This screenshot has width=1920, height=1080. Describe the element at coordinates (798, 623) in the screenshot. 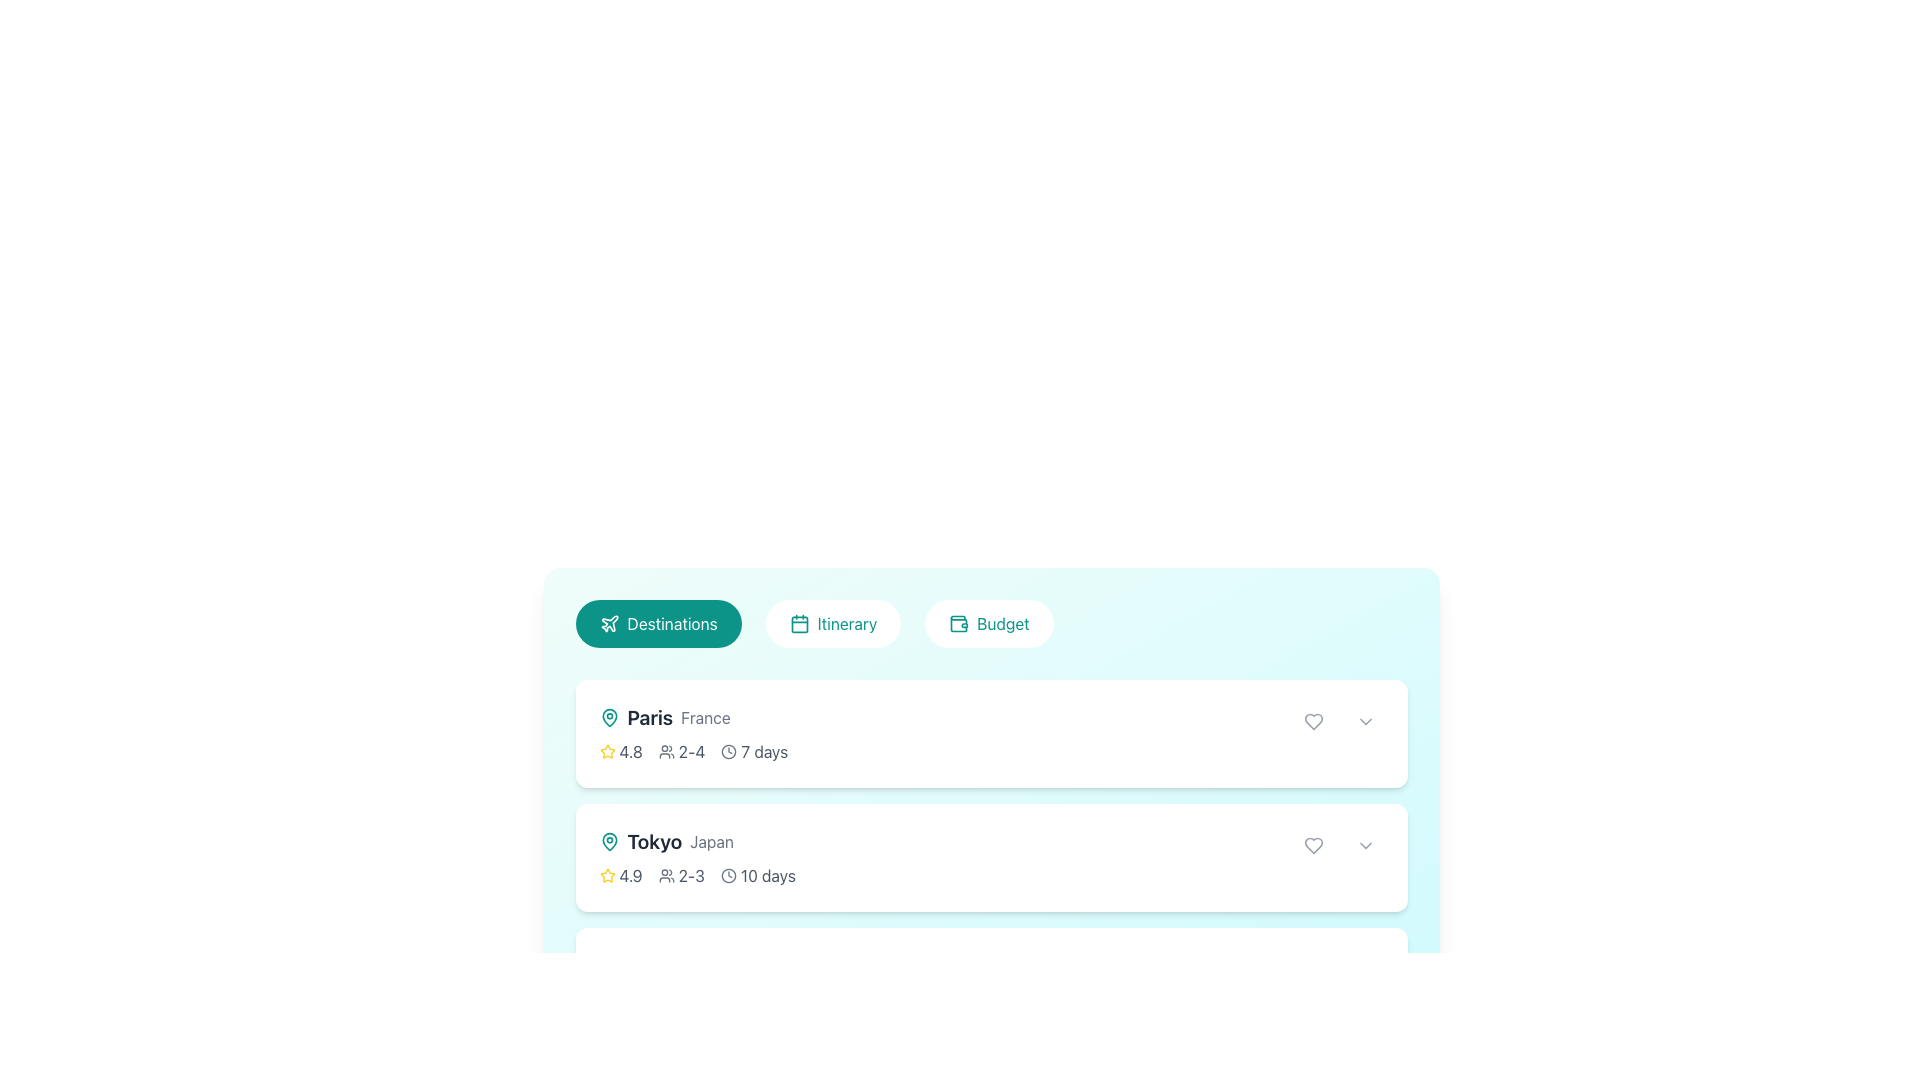

I see `the calendar icon located to the left of the 'Itinerary' button` at that location.